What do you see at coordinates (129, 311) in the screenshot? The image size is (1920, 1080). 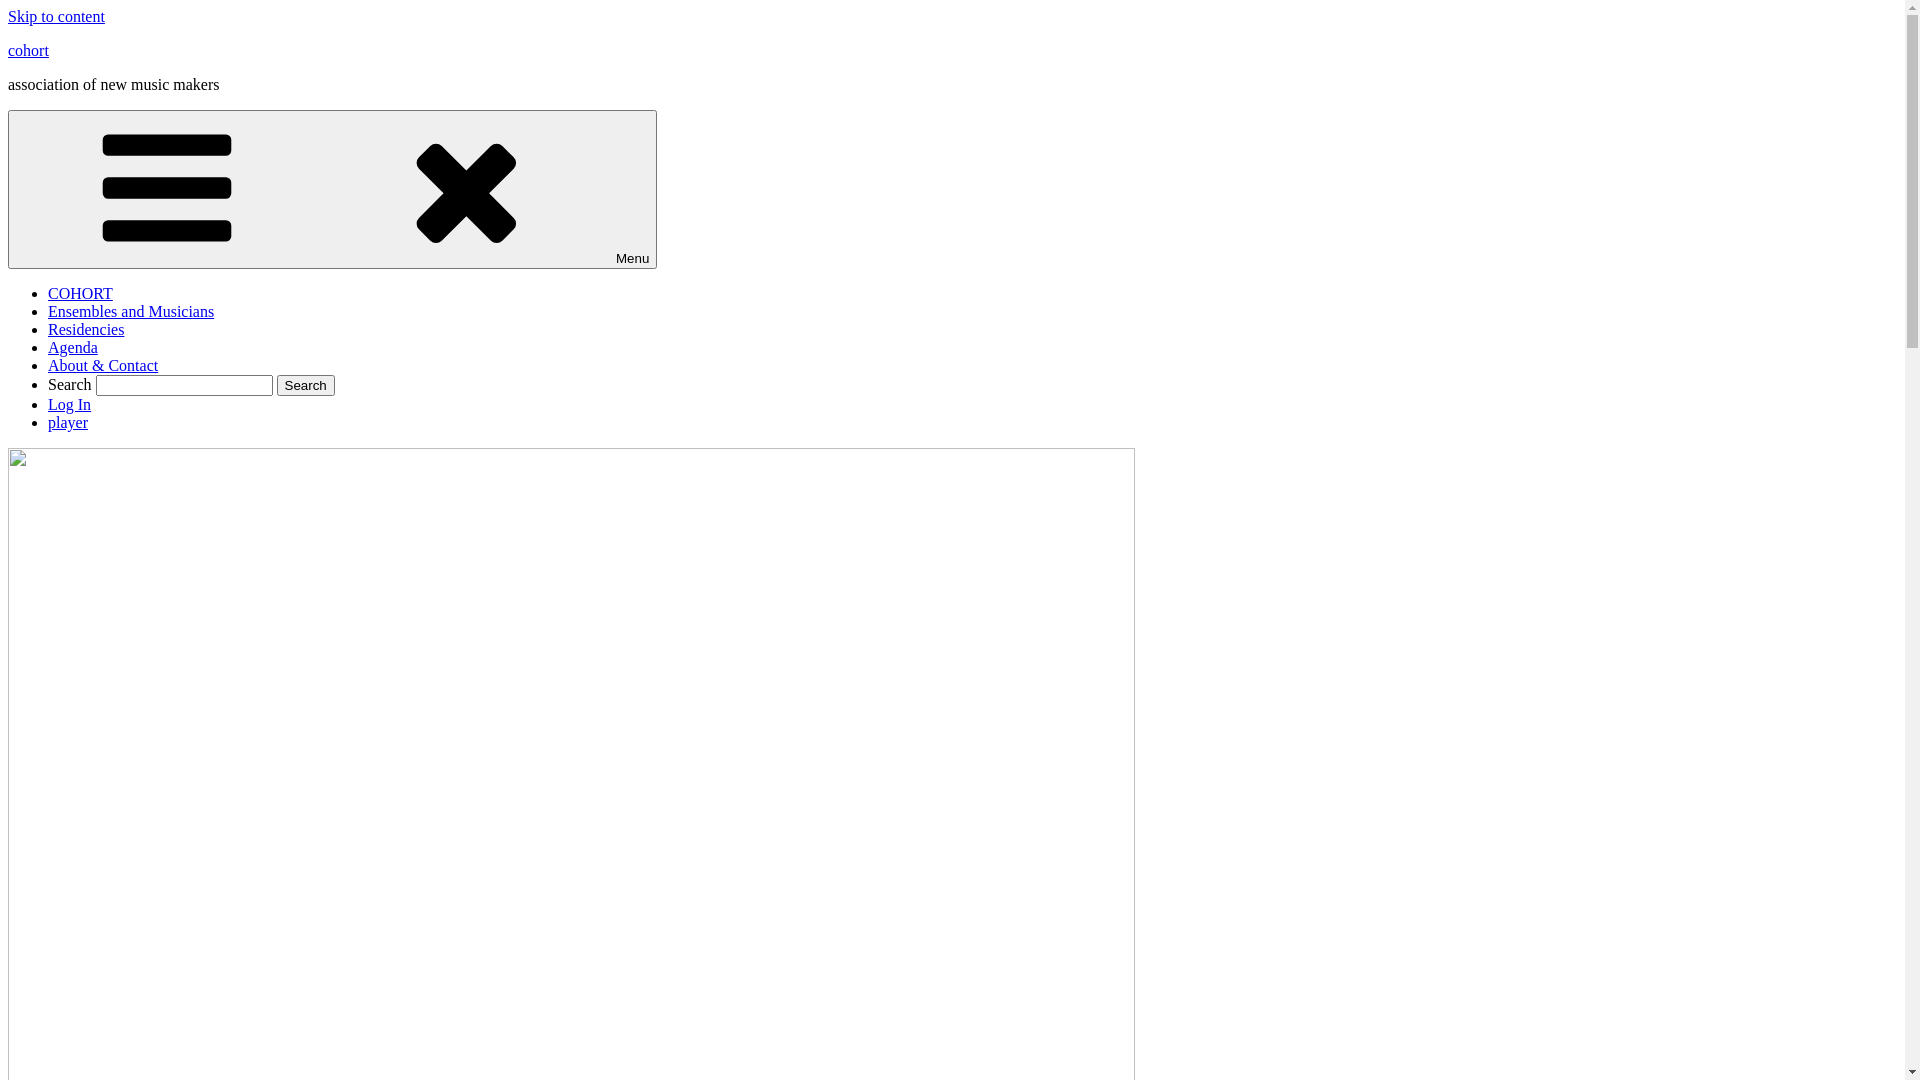 I see `'Ensembles and Musicians'` at bounding box center [129, 311].